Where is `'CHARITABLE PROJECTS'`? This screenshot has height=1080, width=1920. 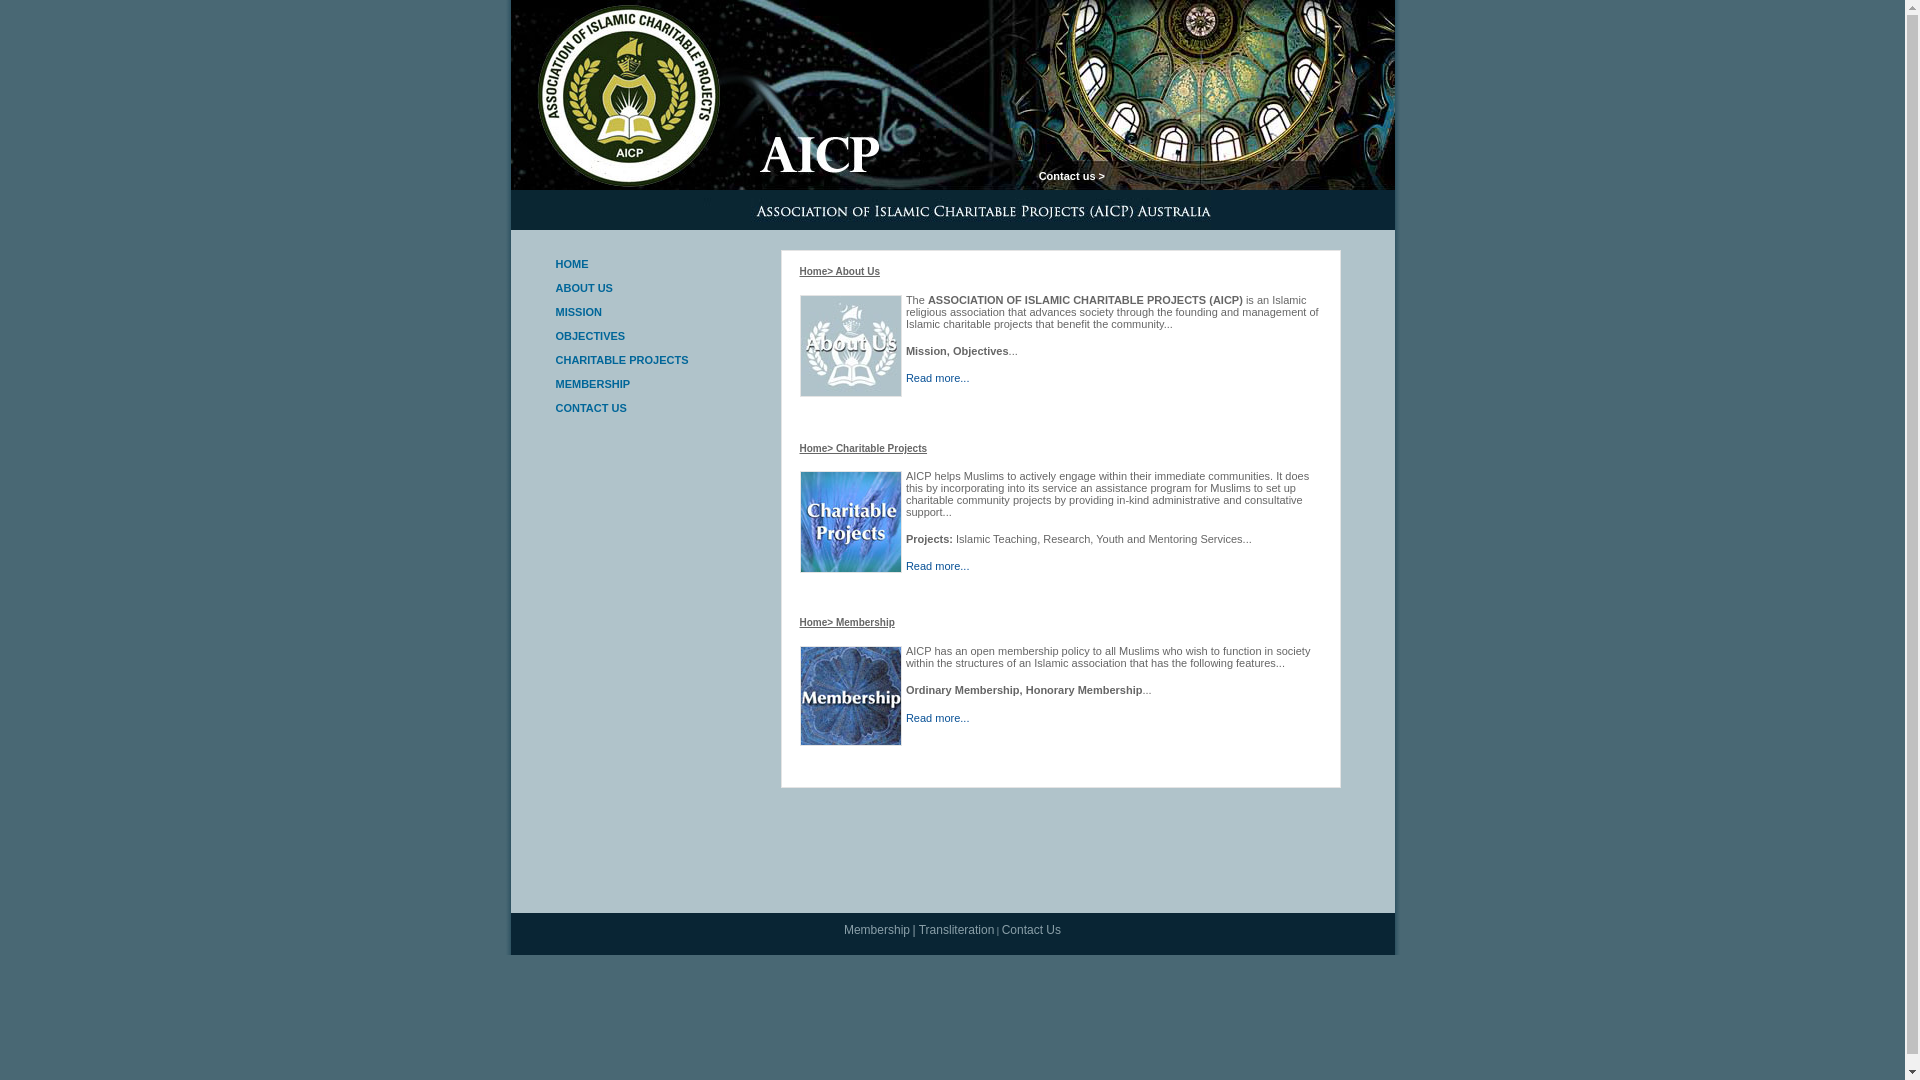
'CHARITABLE PROJECTS' is located at coordinates (621, 358).